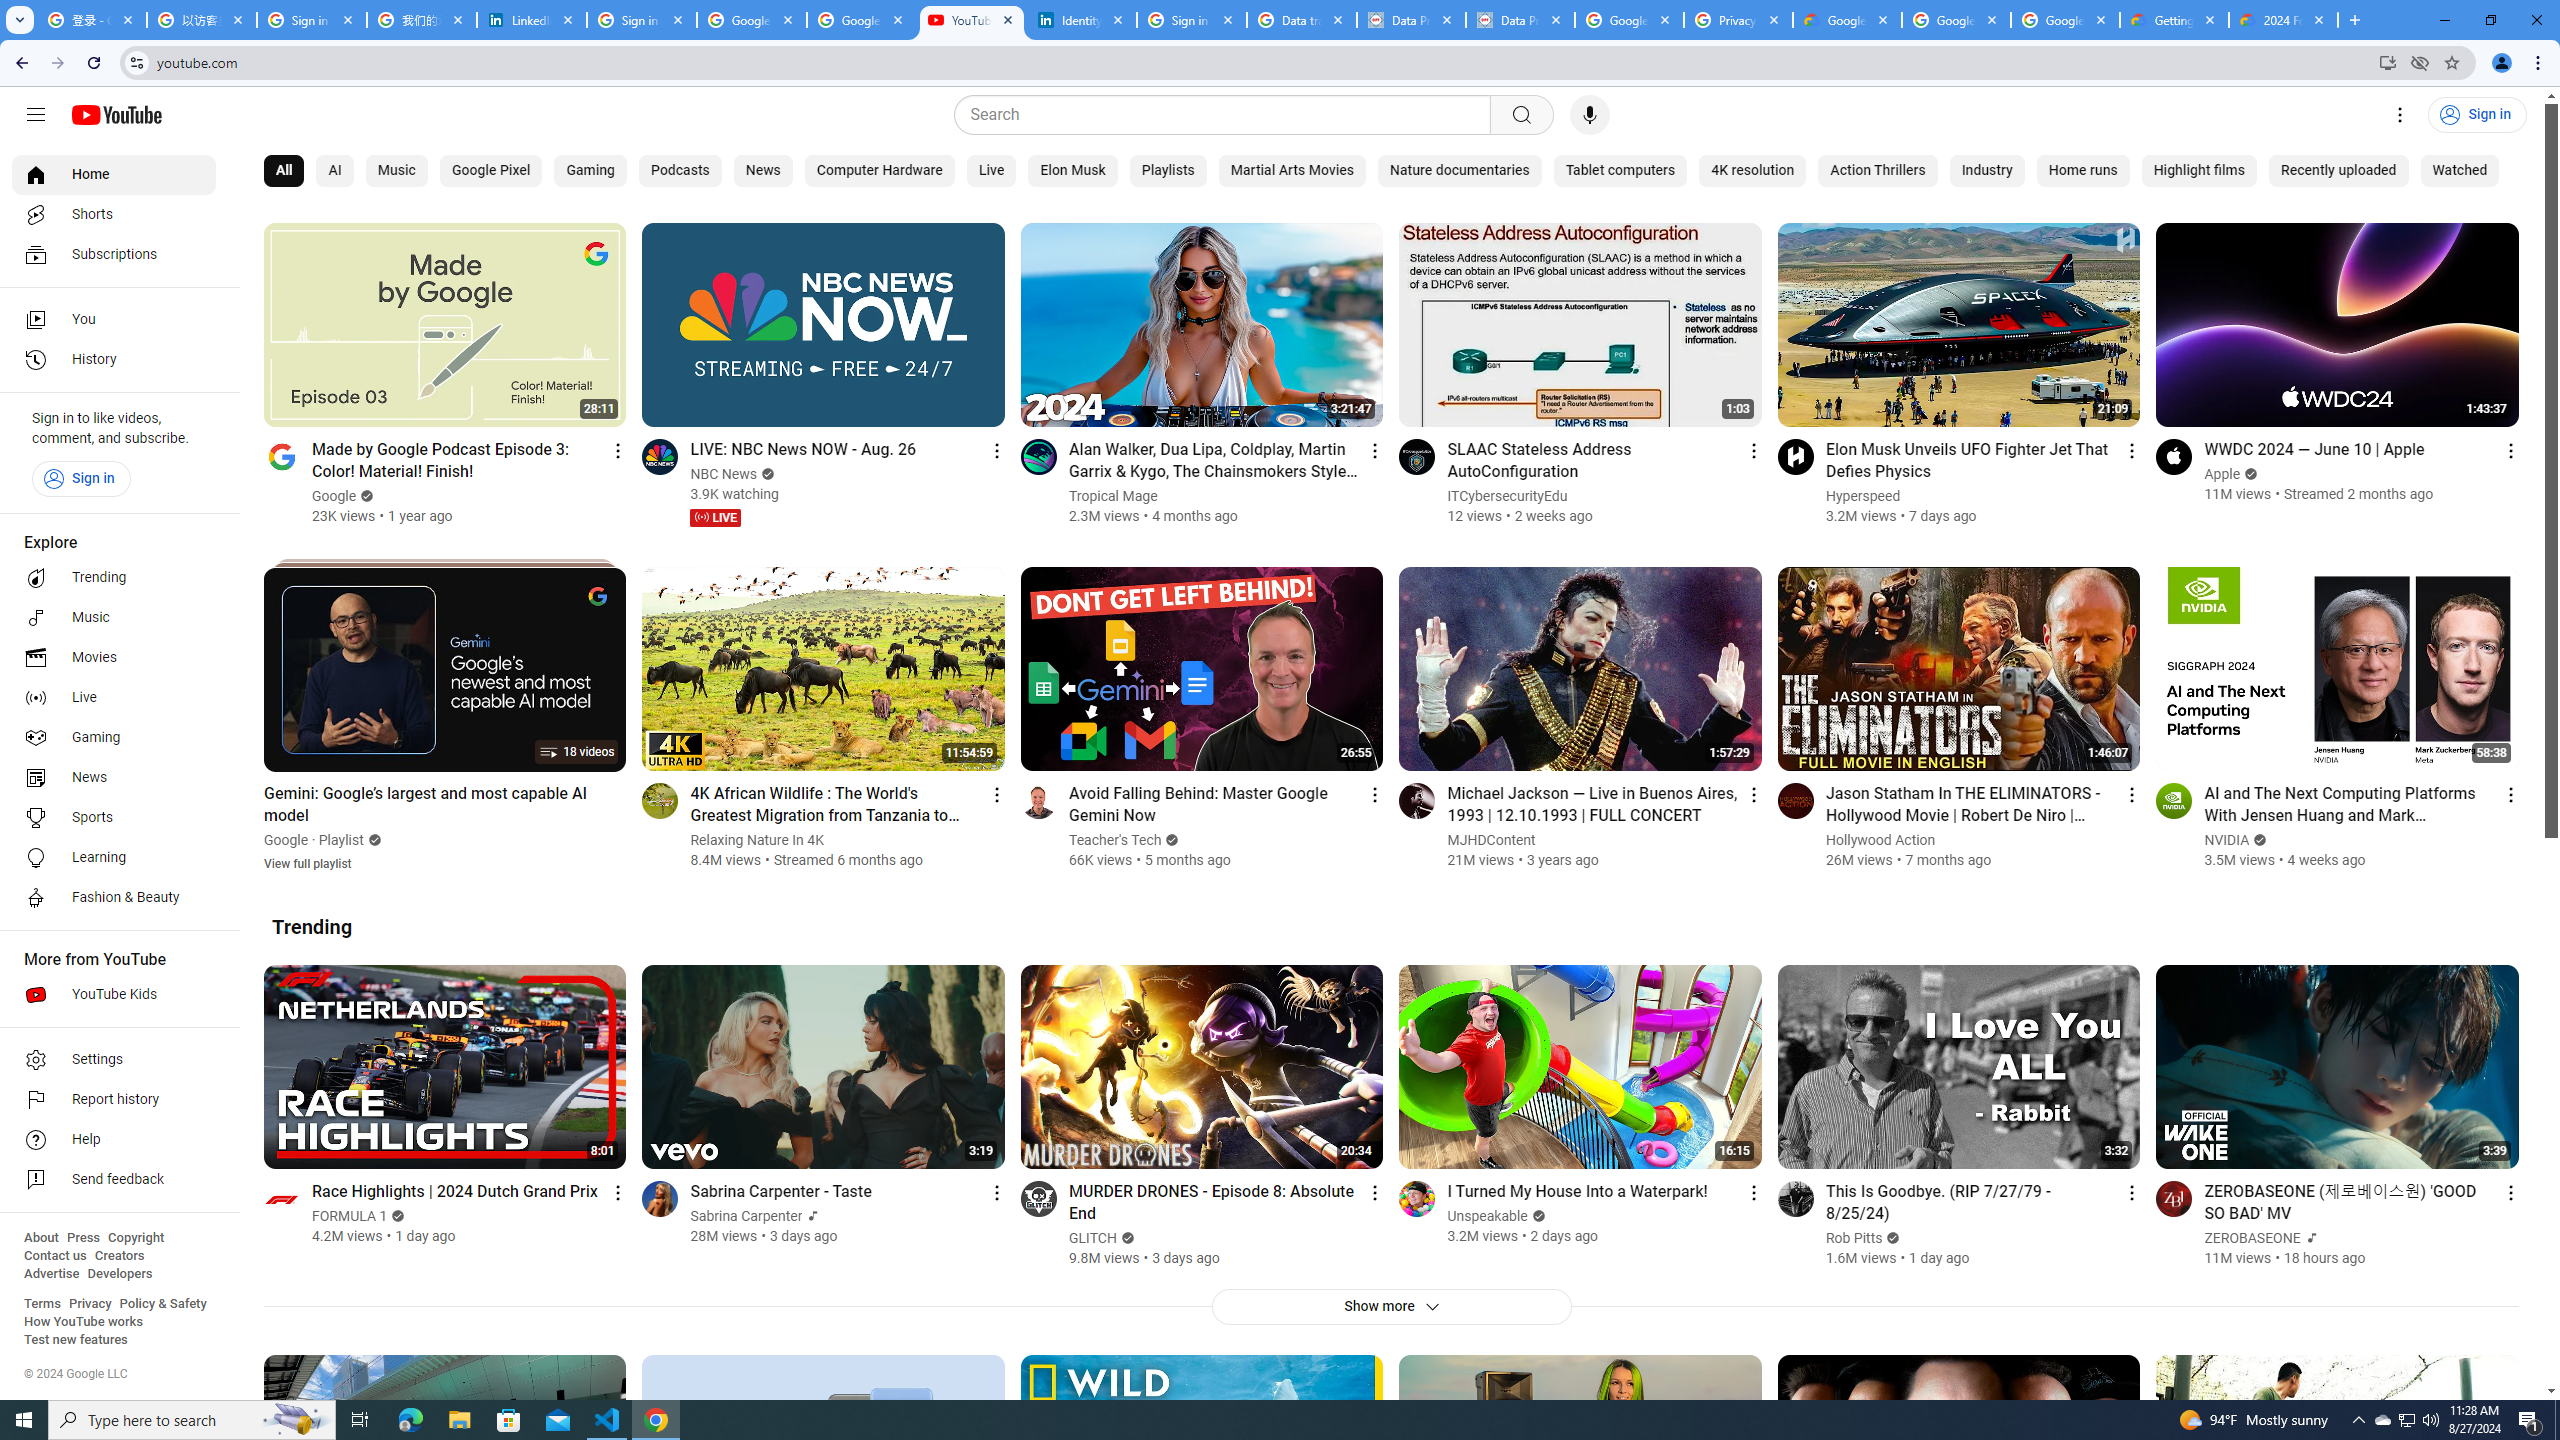 This screenshot has width=2560, height=1440. I want to click on 'Sabrina Carpenter', so click(746, 1215).